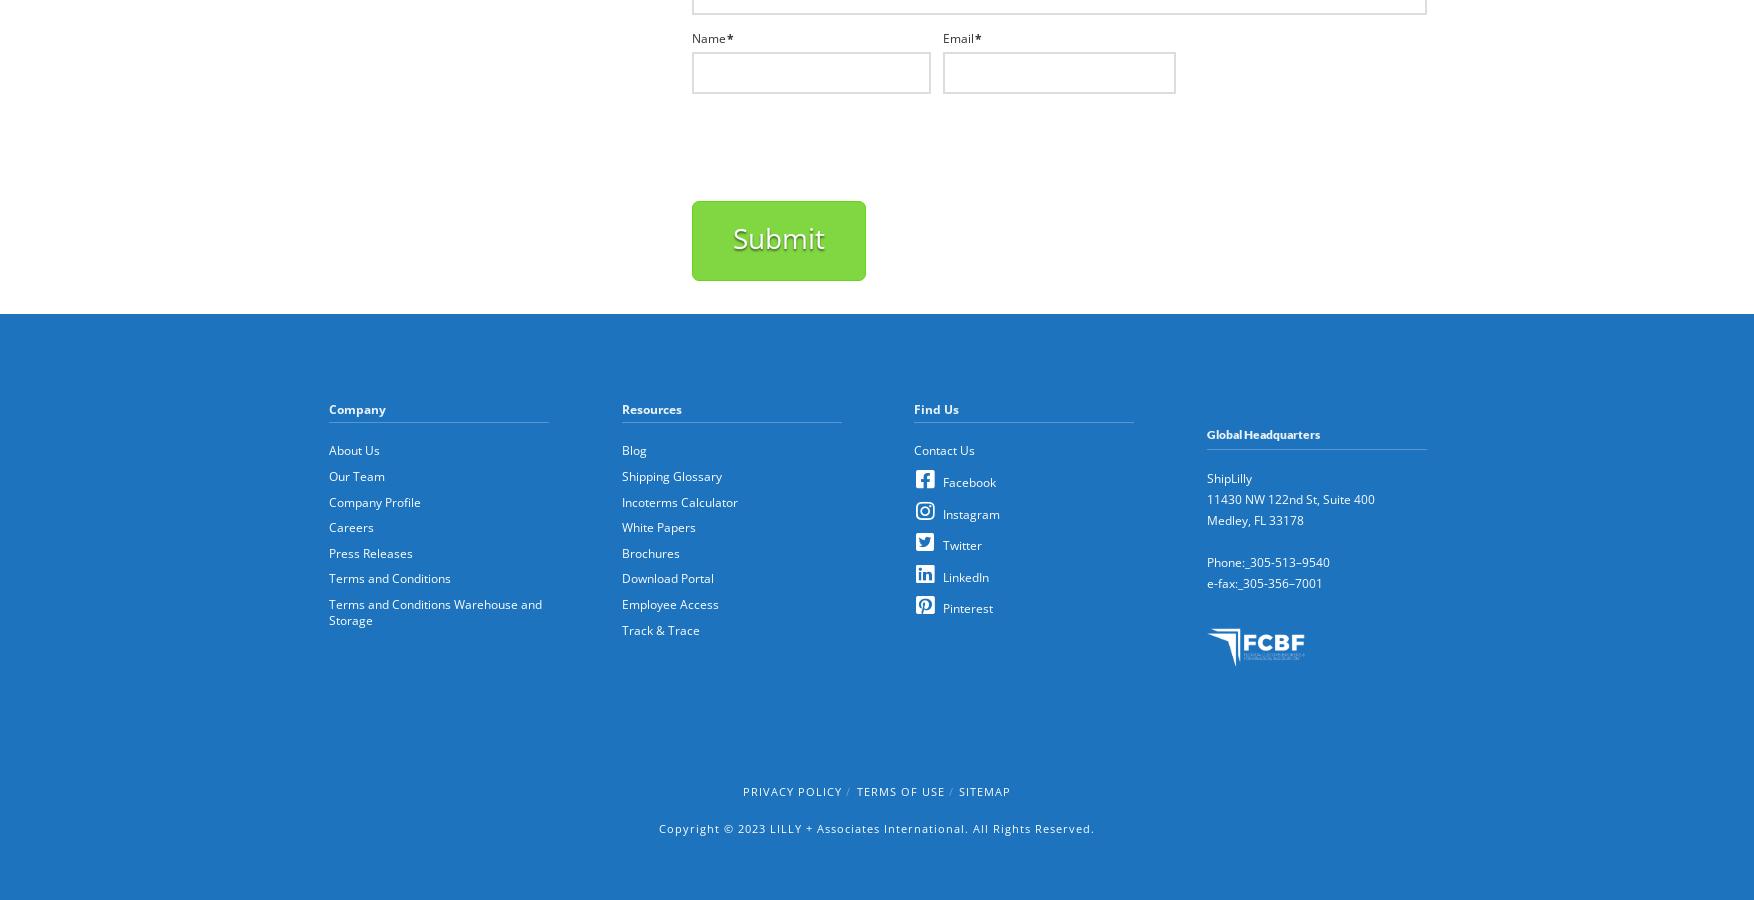  Describe the element at coordinates (965, 607) in the screenshot. I see `'Pinterest'` at that location.